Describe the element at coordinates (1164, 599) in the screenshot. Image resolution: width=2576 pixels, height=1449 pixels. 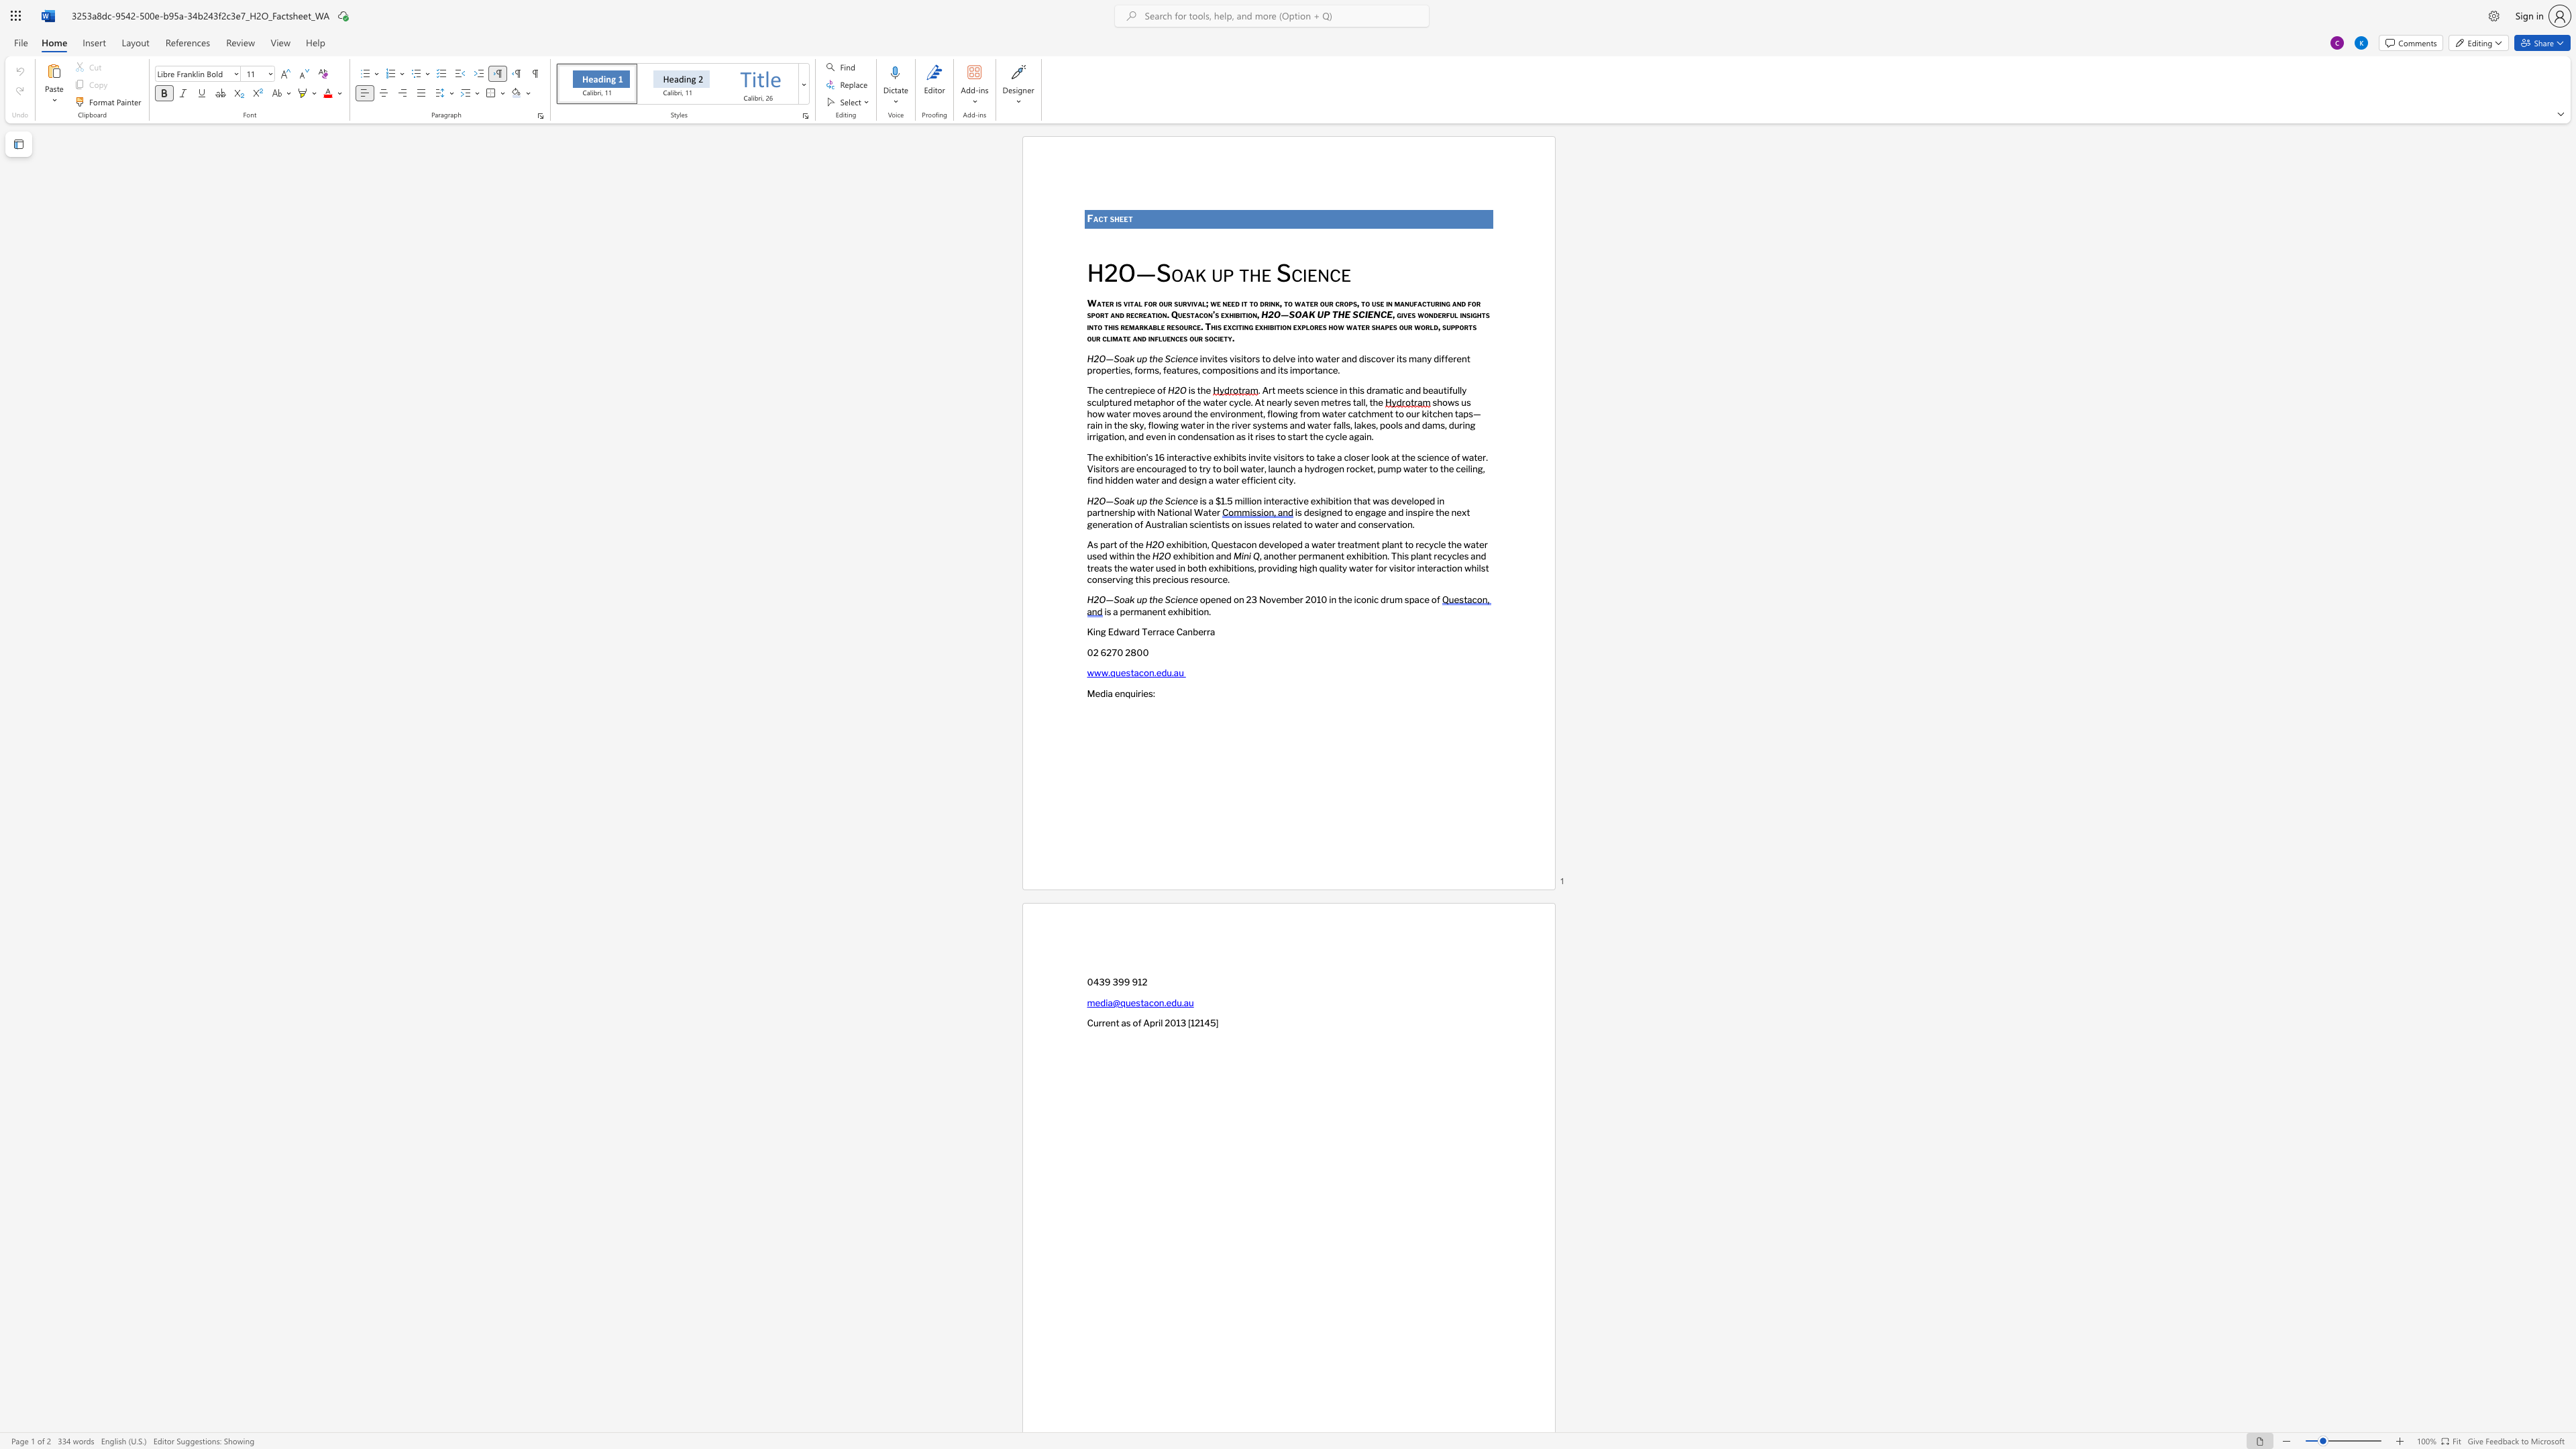
I see `the subset text "Science" within the text "H2O—Soak up the Science"` at that location.